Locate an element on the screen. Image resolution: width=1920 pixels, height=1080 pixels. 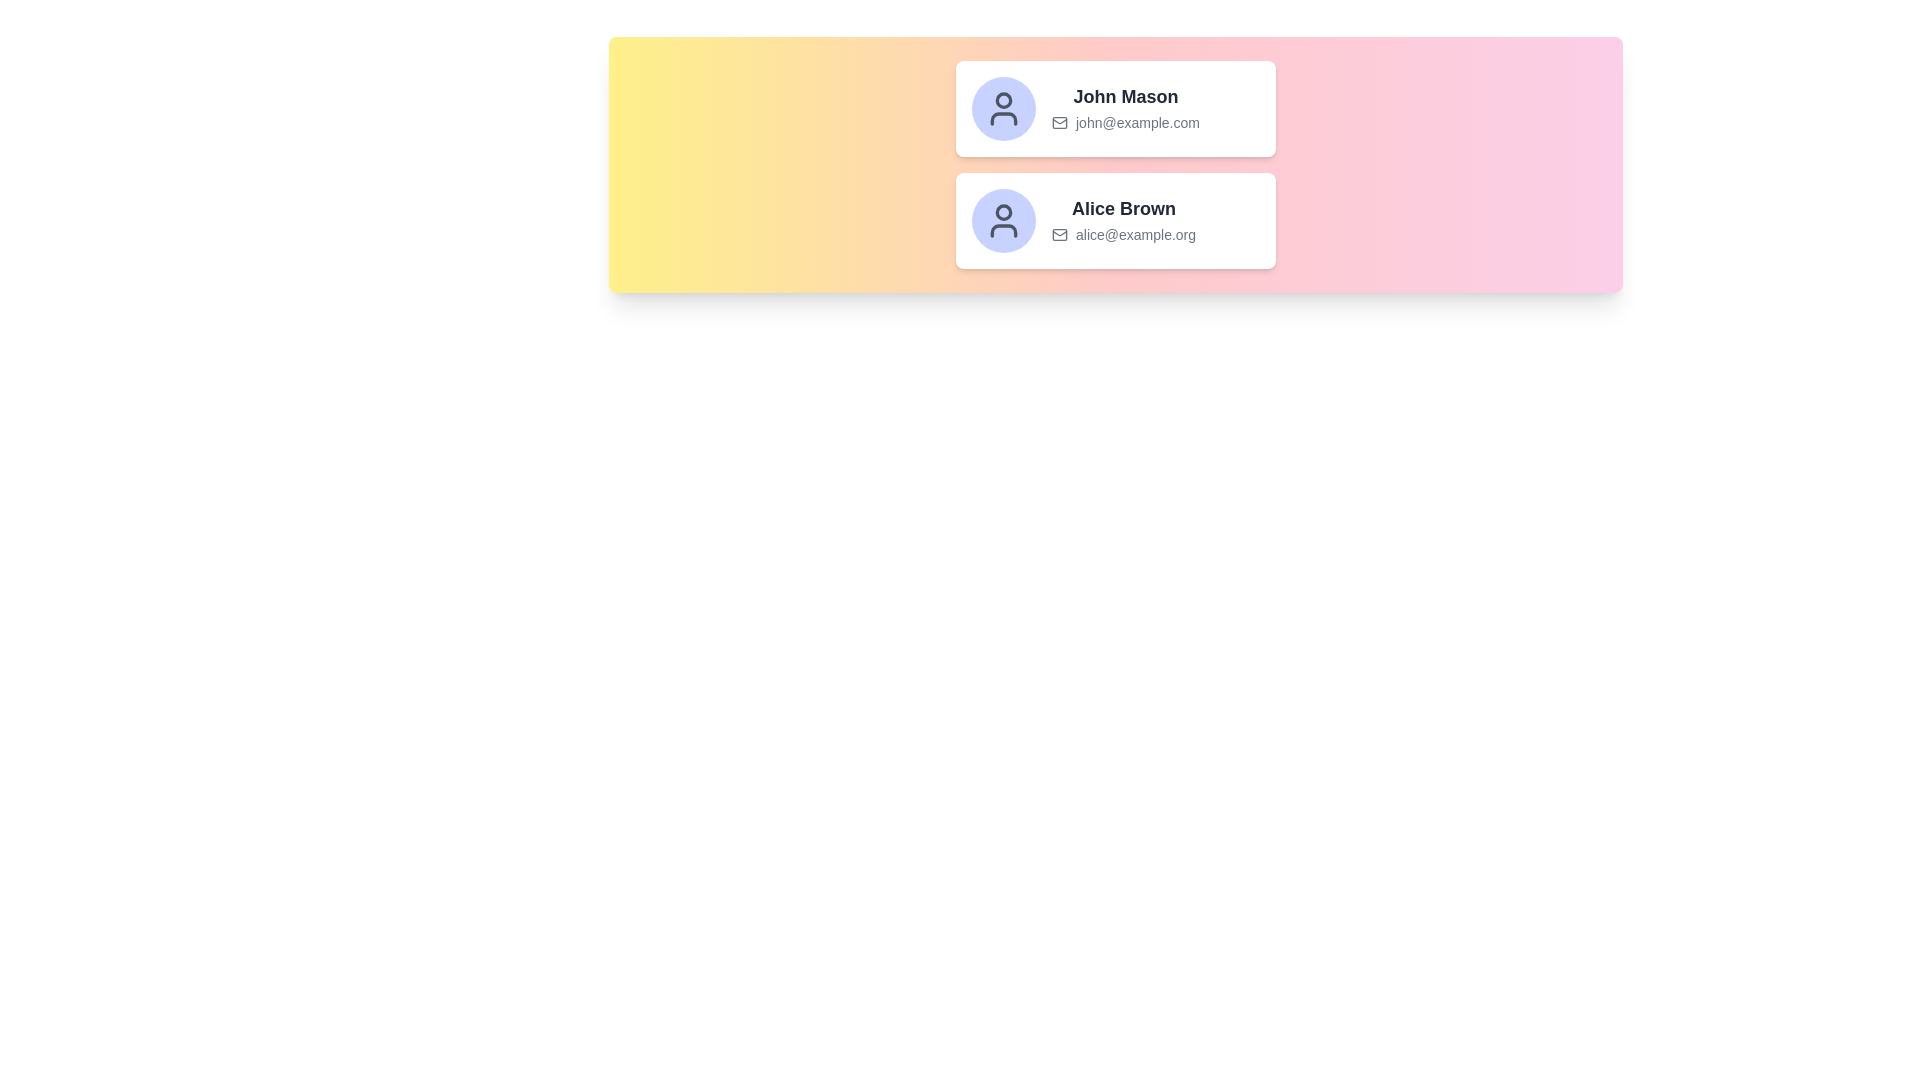
the text label displaying the name 'John Mason', which is positioned at the top of the card layout is located at coordinates (1125, 96).